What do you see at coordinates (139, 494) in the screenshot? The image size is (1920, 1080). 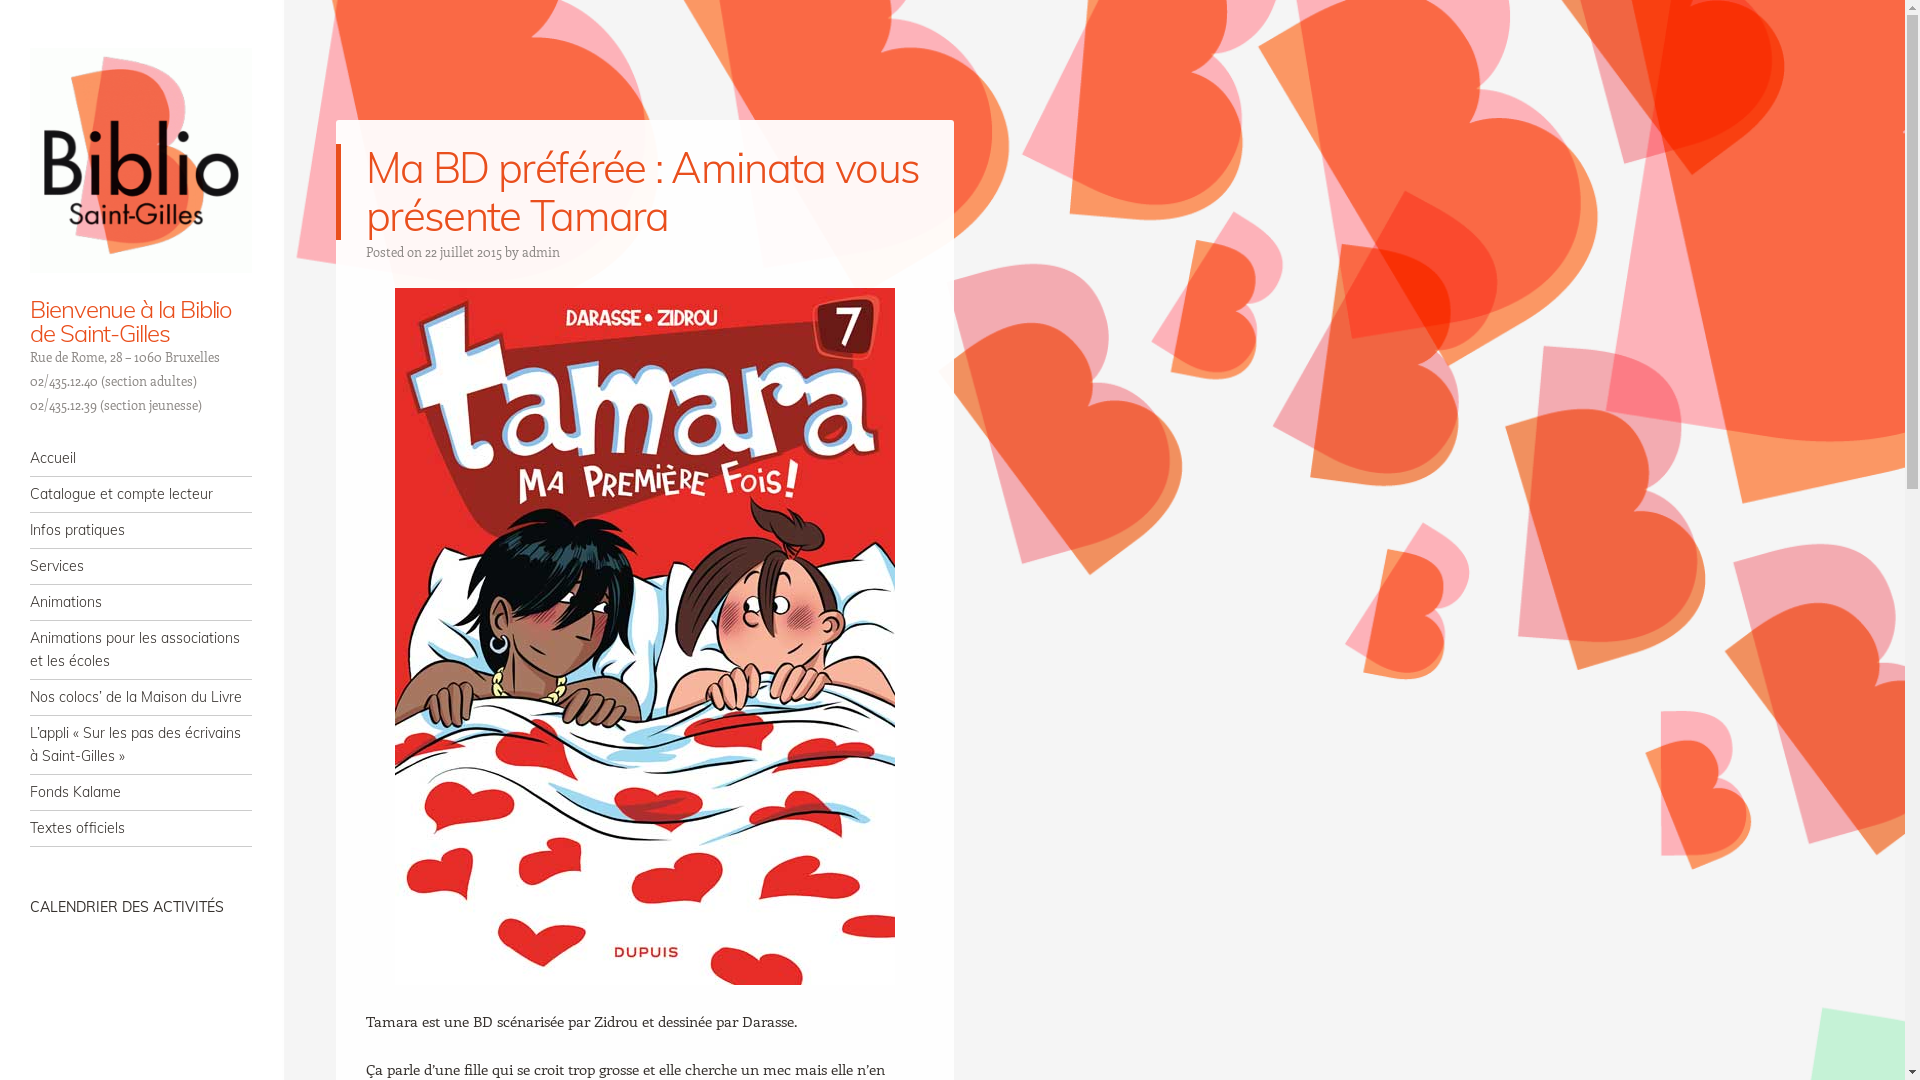 I see `'Catalogue et compte lecteur'` at bounding box center [139, 494].